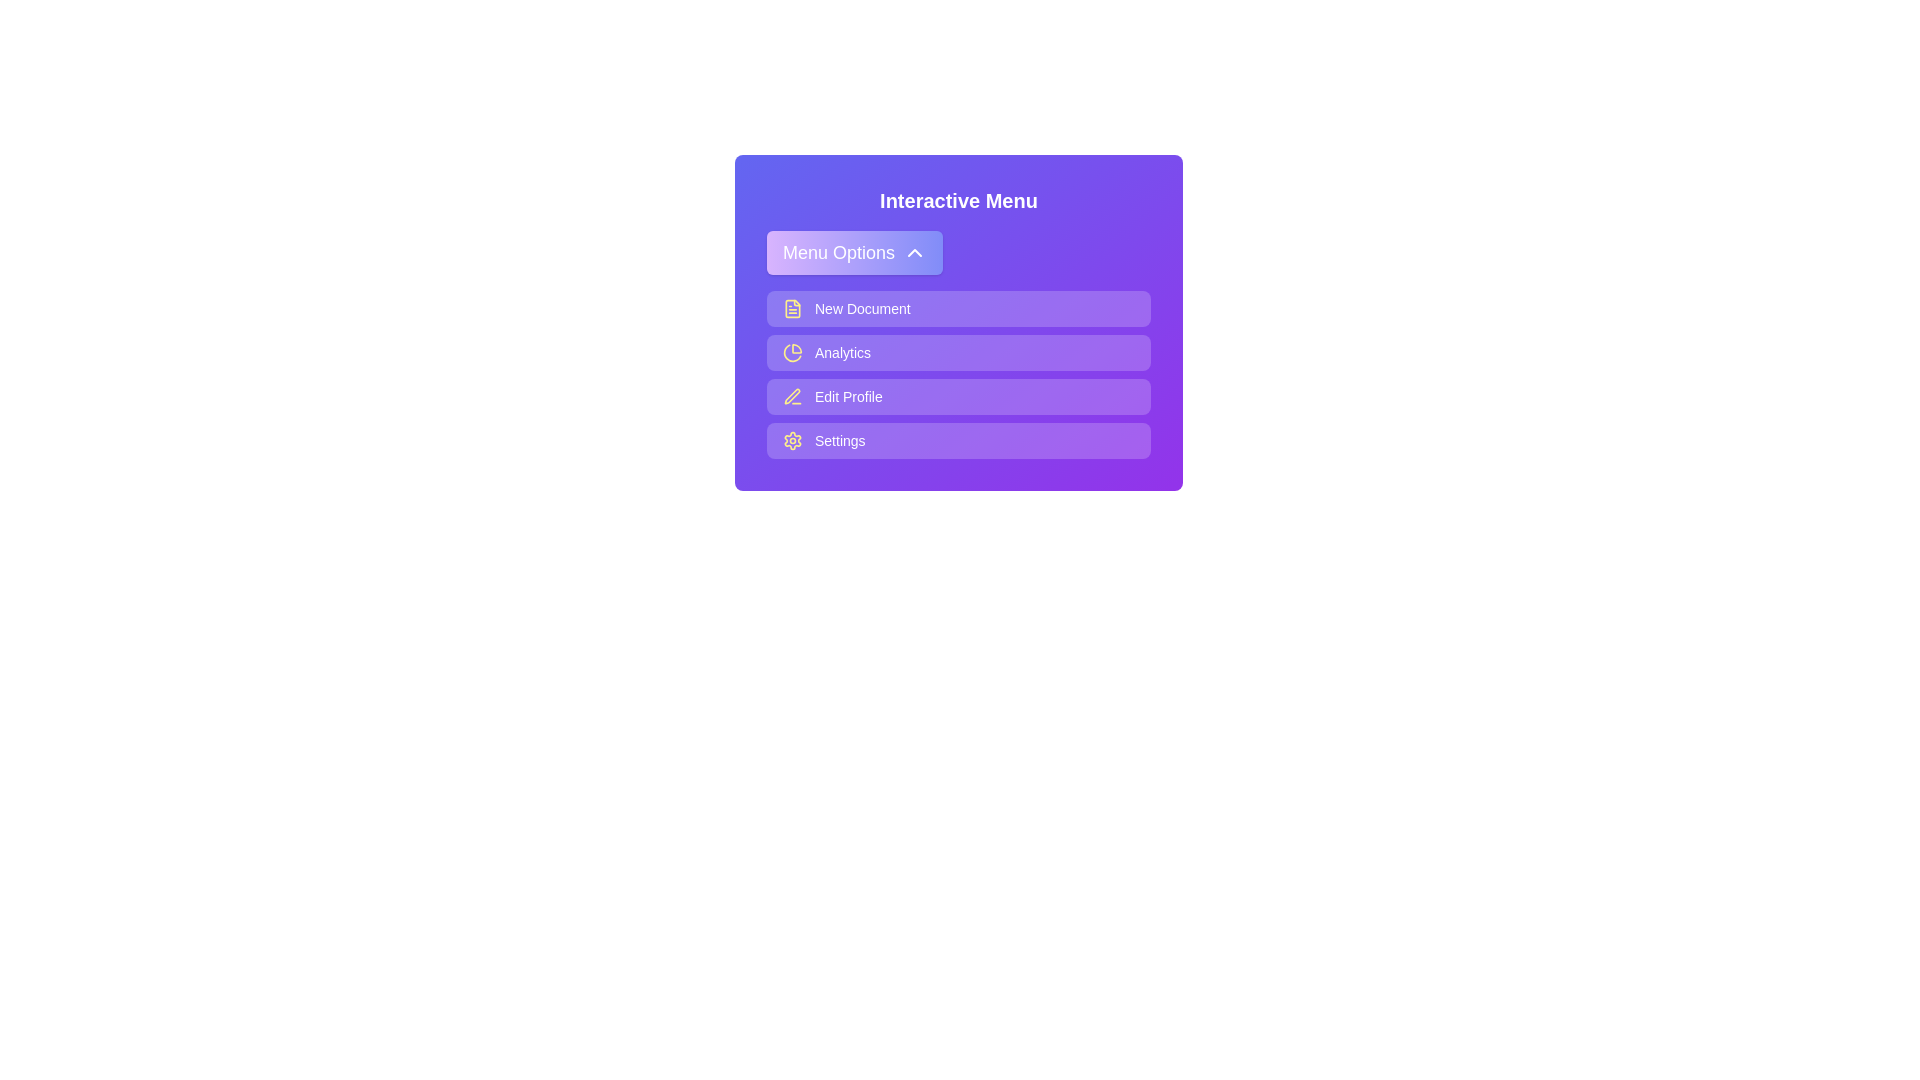 The width and height of the screenshot is (1920, 1080). I want to click on the dropdown trigger button located below the 'Interactive Menu' heading, so click(854, 252).